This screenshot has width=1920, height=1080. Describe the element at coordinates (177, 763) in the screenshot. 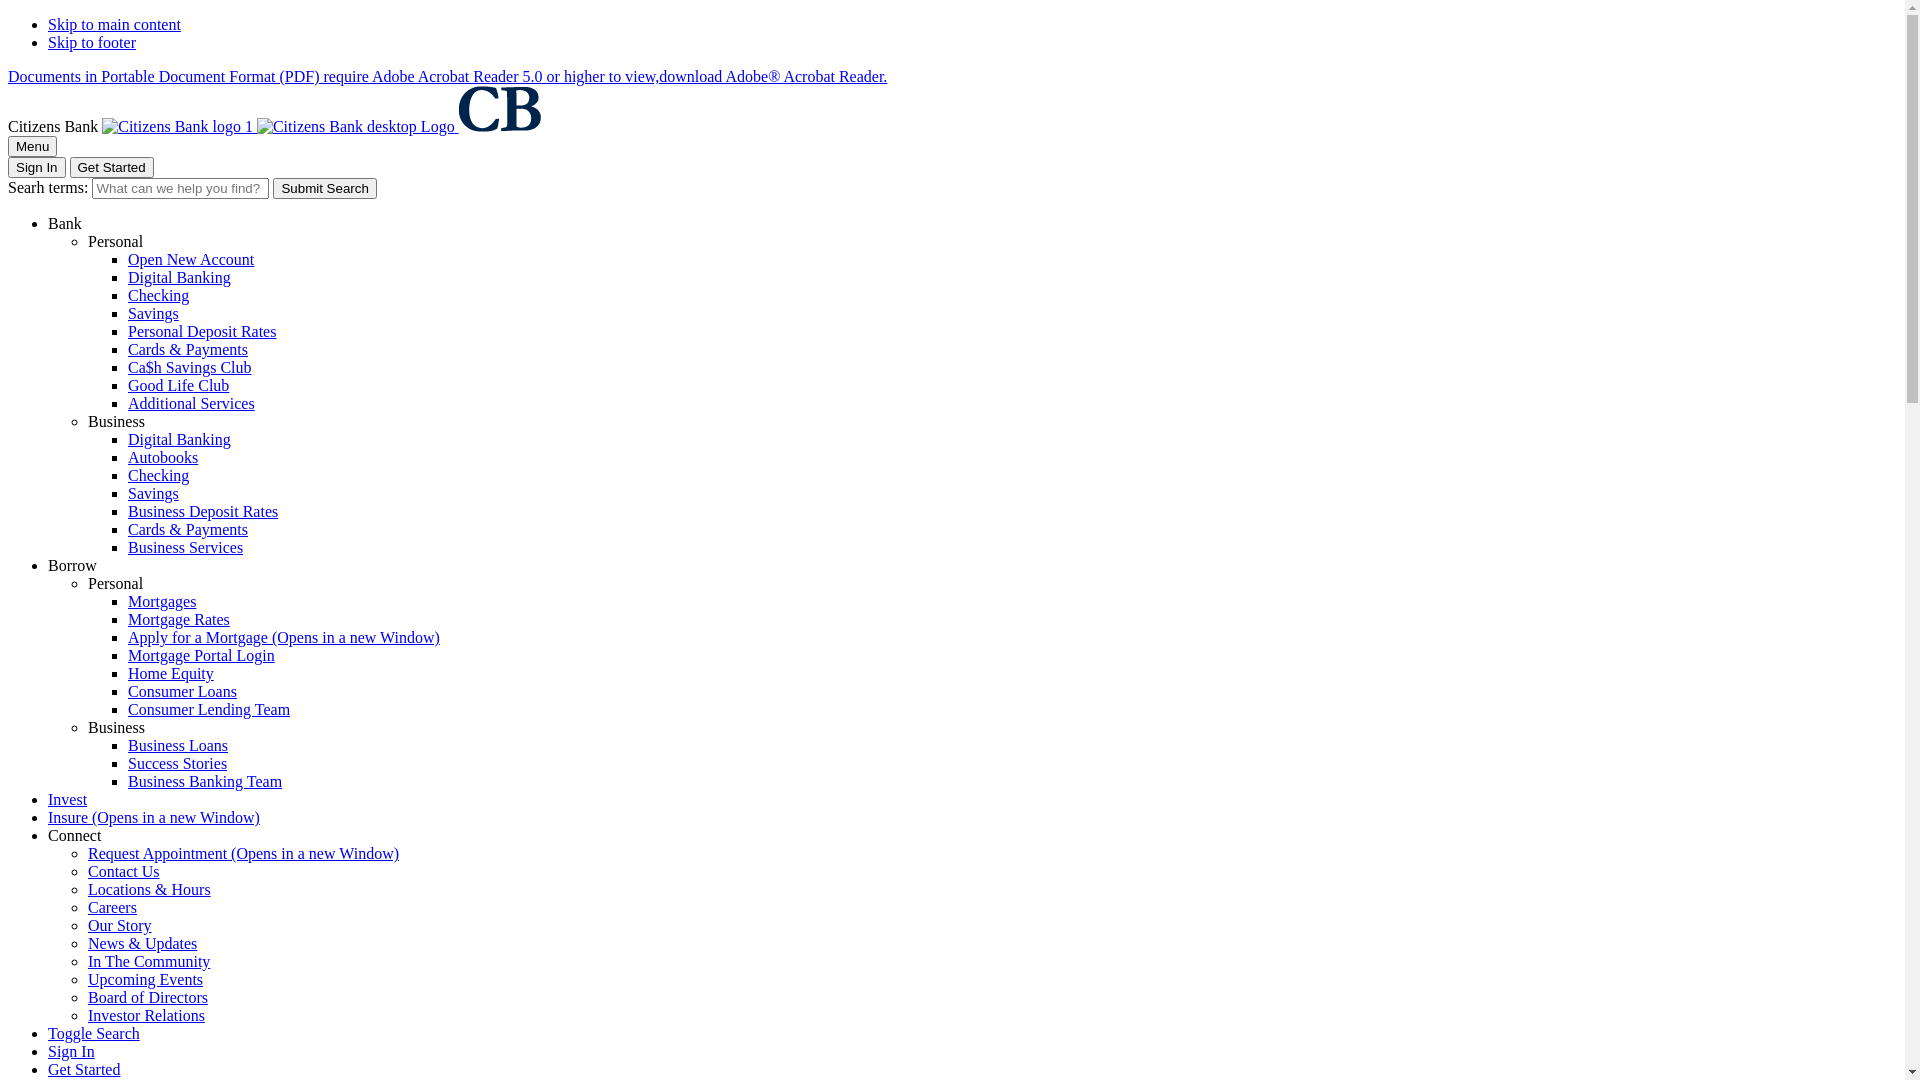

I see `'Success Stories'` at that location.